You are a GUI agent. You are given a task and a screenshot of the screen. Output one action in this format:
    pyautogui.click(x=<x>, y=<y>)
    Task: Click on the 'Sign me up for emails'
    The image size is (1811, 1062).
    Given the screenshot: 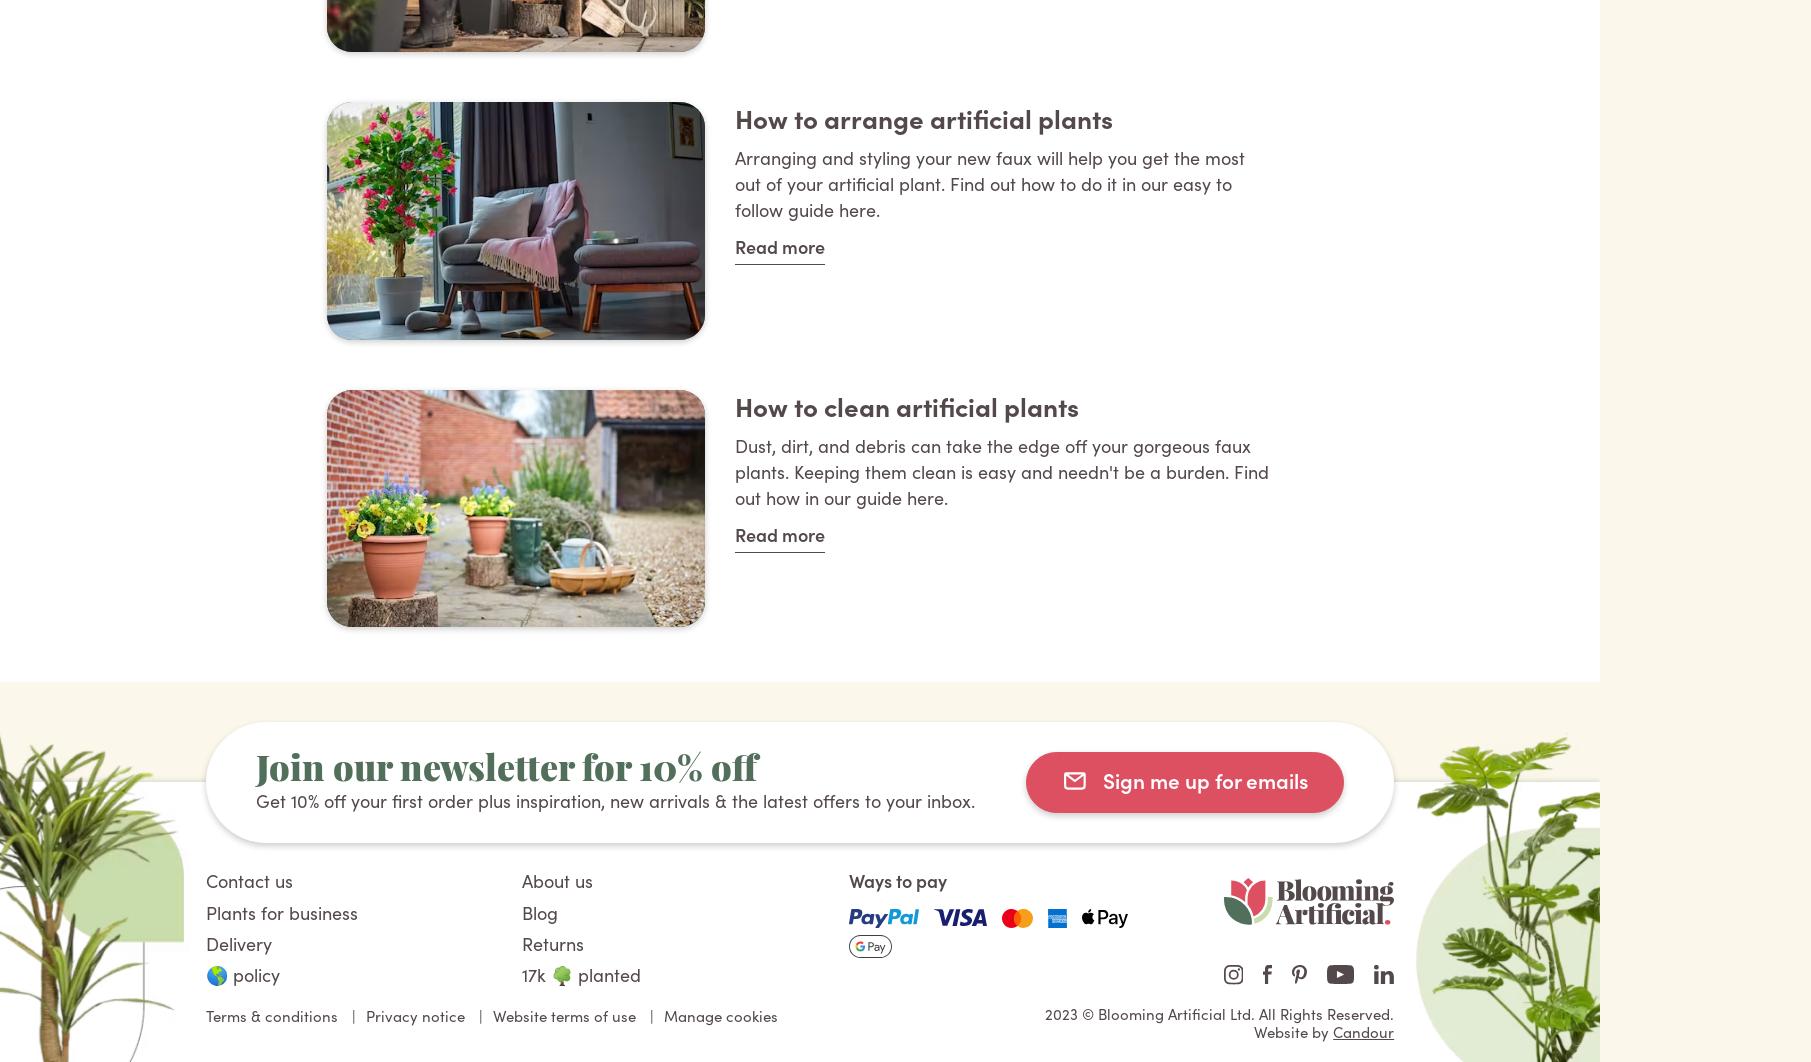 What is the action you would take?
    pyautogui.click(x=1103, y=778)
    